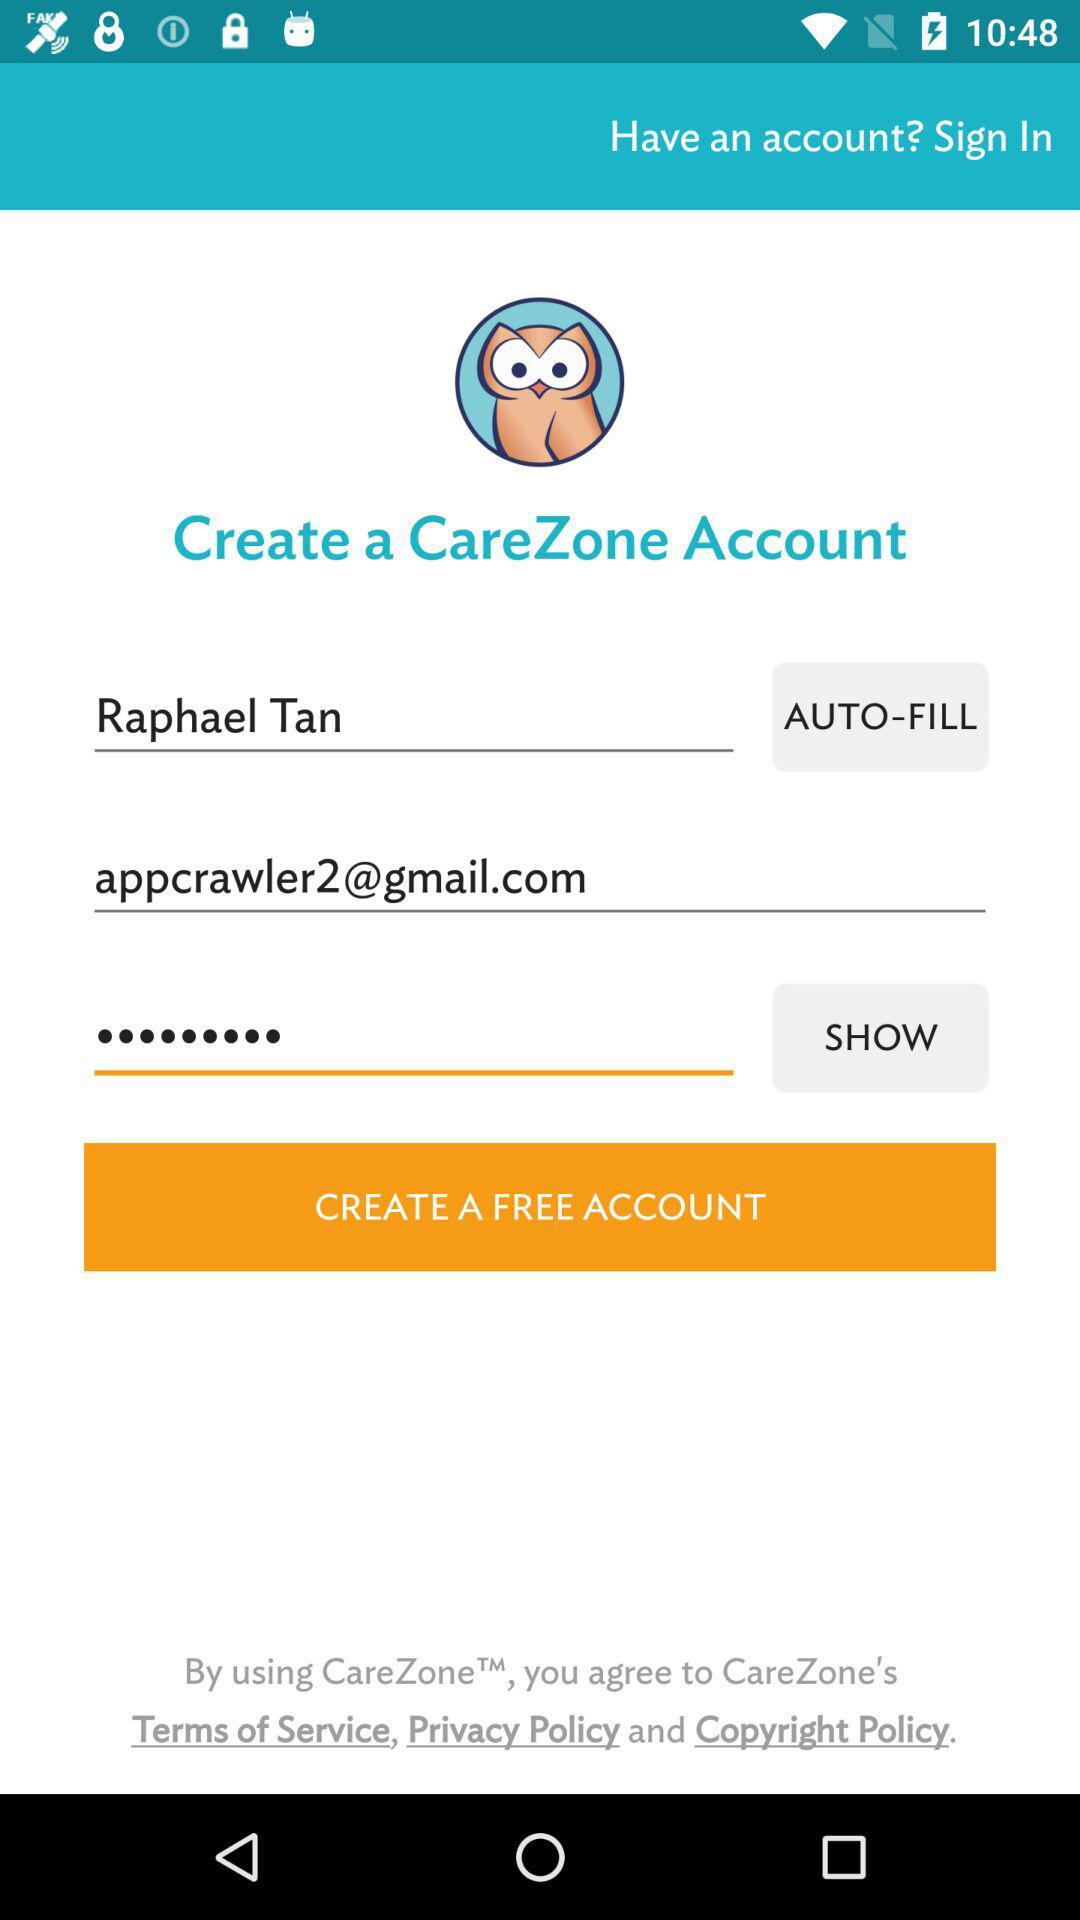 The width and height of the screenshot is (1080, 1920). Describe the element at coordinates (540, 877) in the screenshot. I see `appcrawler2@gmail.com item` at that location.